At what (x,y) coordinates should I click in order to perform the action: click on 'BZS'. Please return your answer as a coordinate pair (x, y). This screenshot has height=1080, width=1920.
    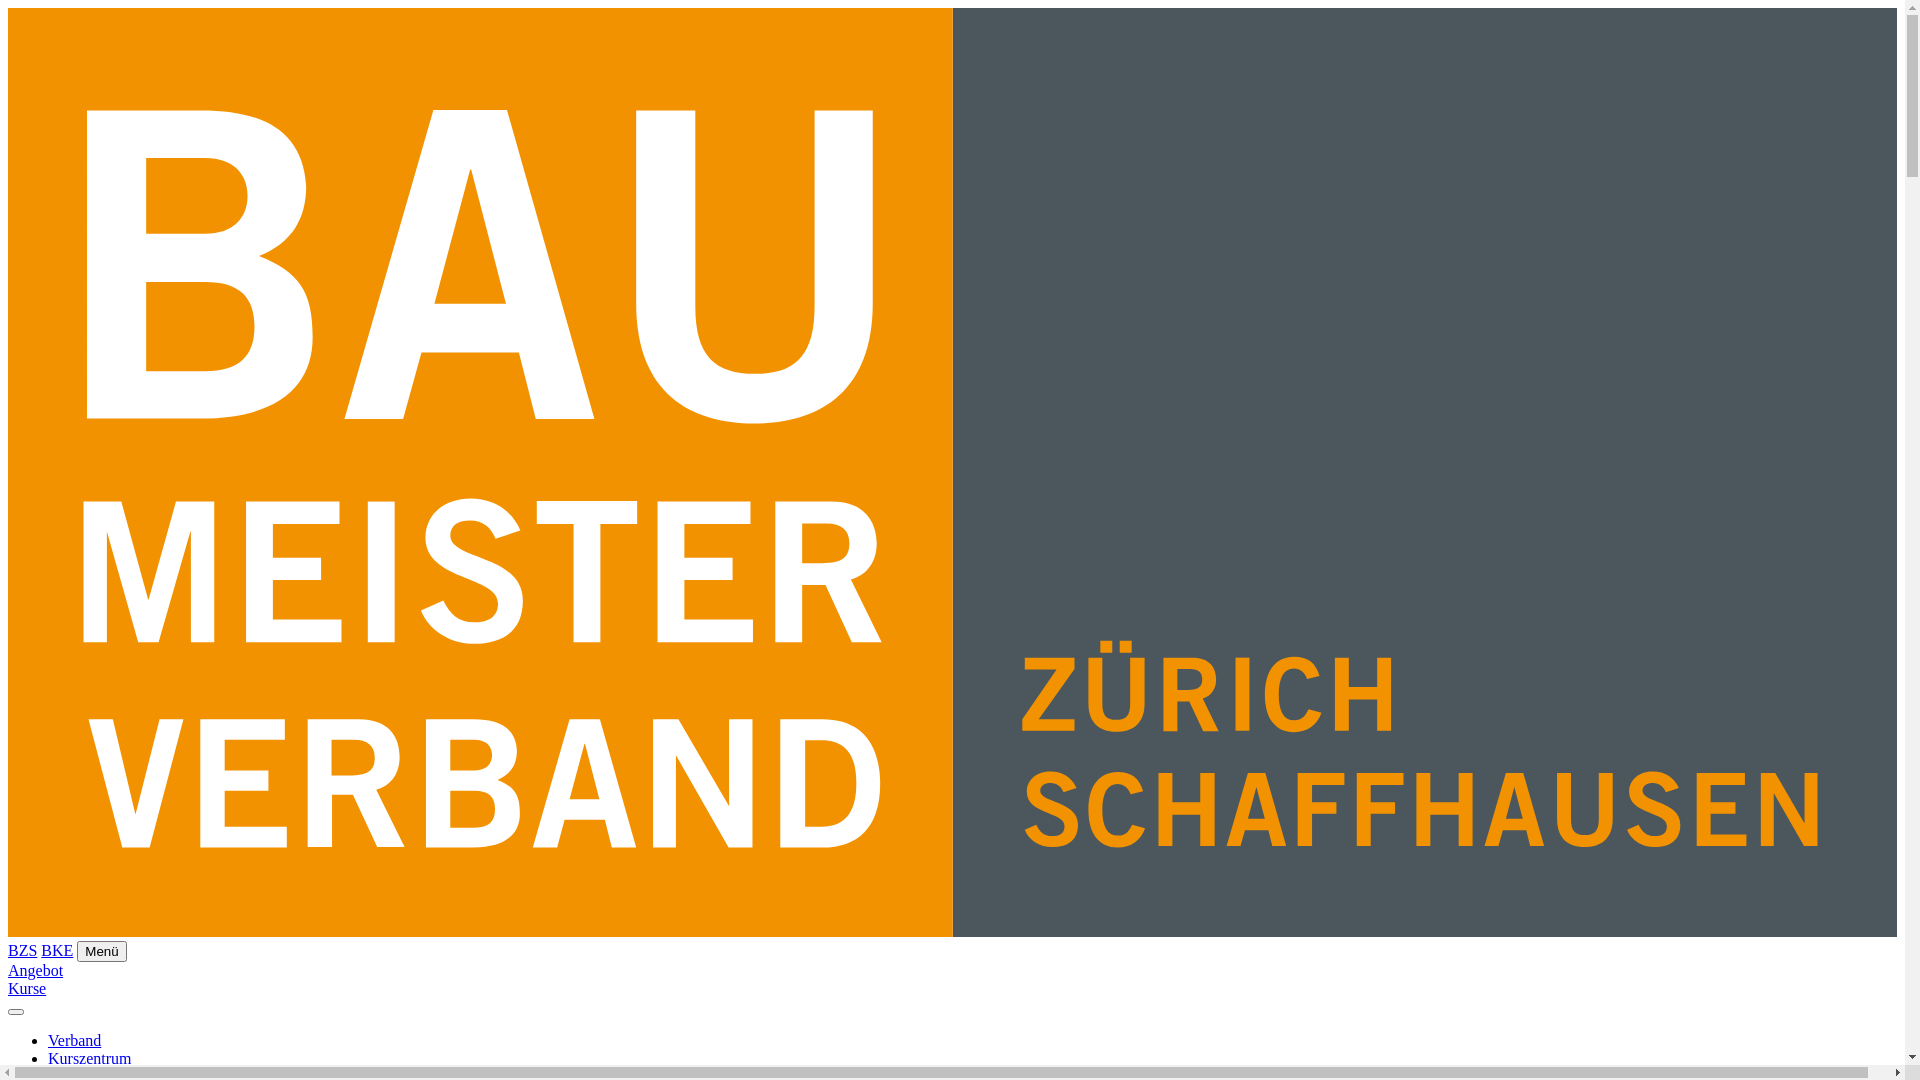
    Looking at the image, I should click on (22, 949).